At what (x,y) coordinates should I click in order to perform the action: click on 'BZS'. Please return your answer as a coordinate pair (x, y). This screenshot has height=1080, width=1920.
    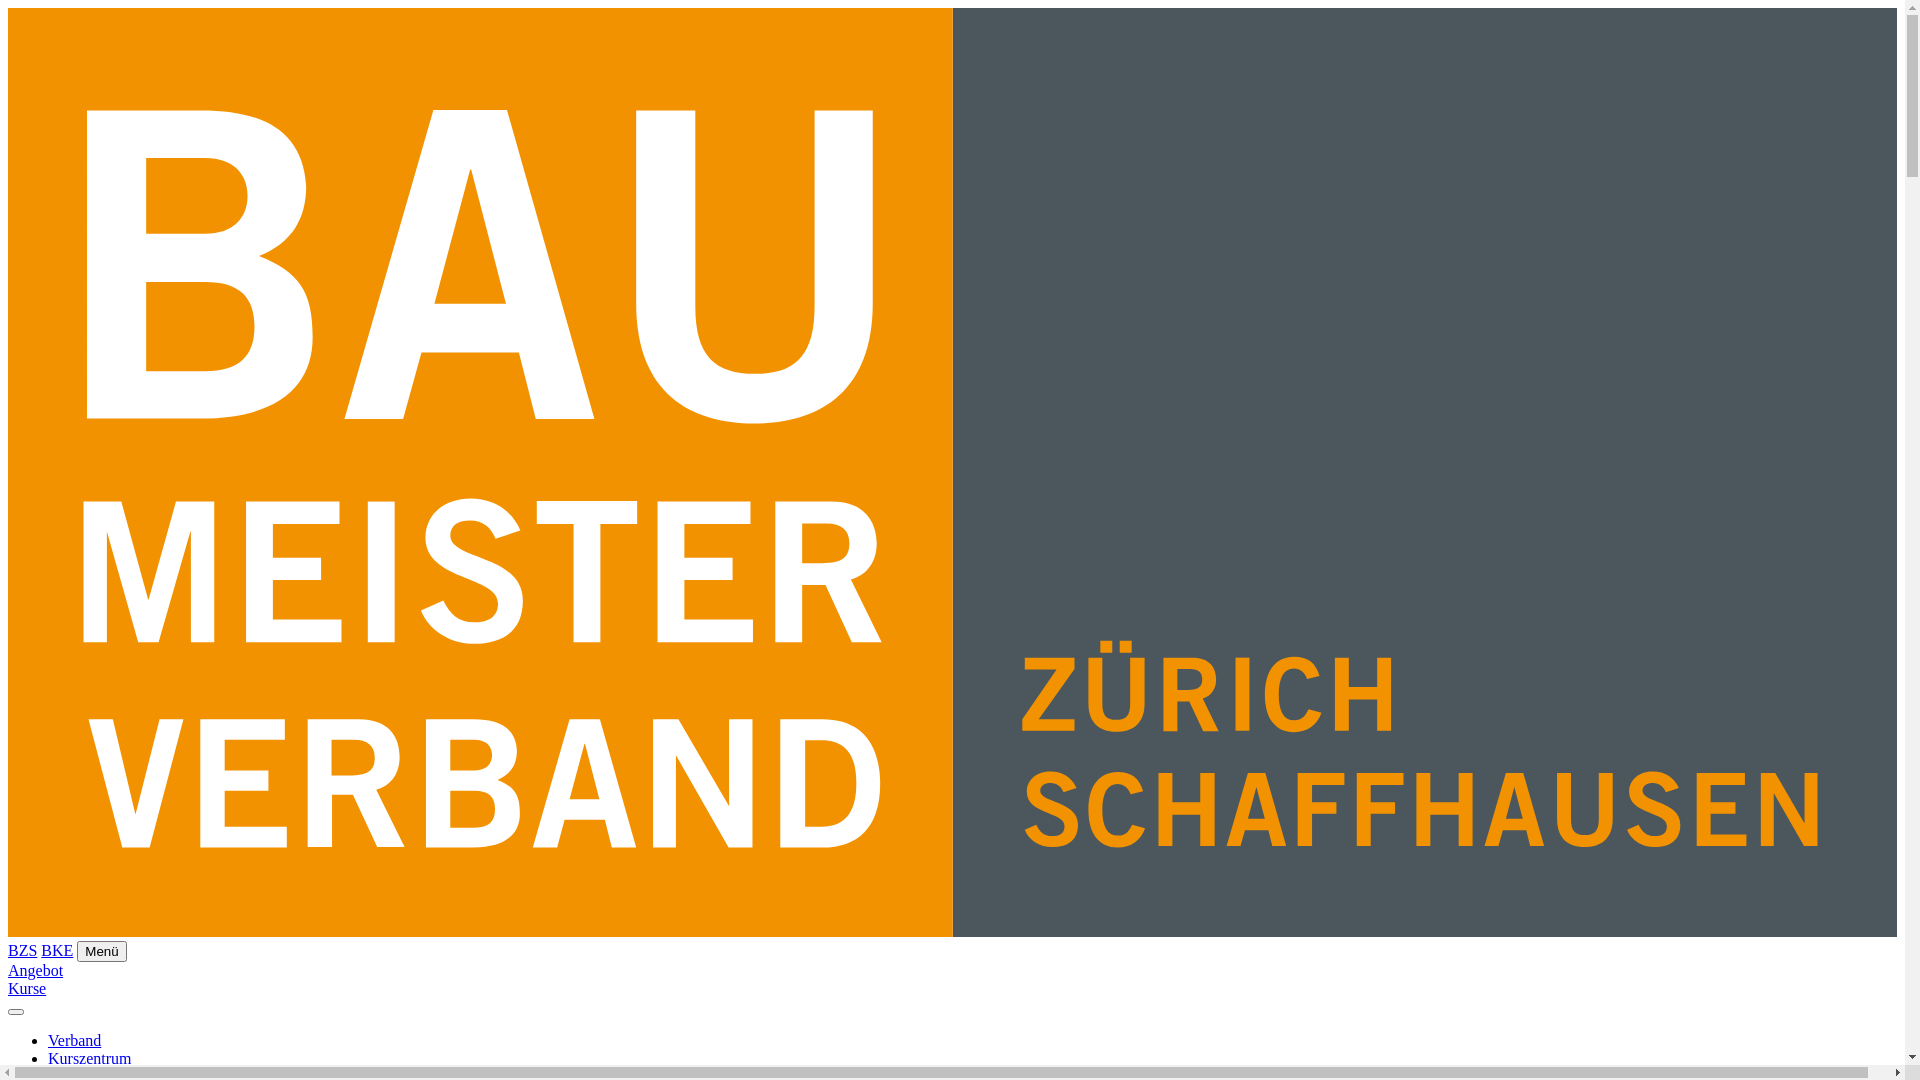
    Looking at the image, I should click on (22, 949).